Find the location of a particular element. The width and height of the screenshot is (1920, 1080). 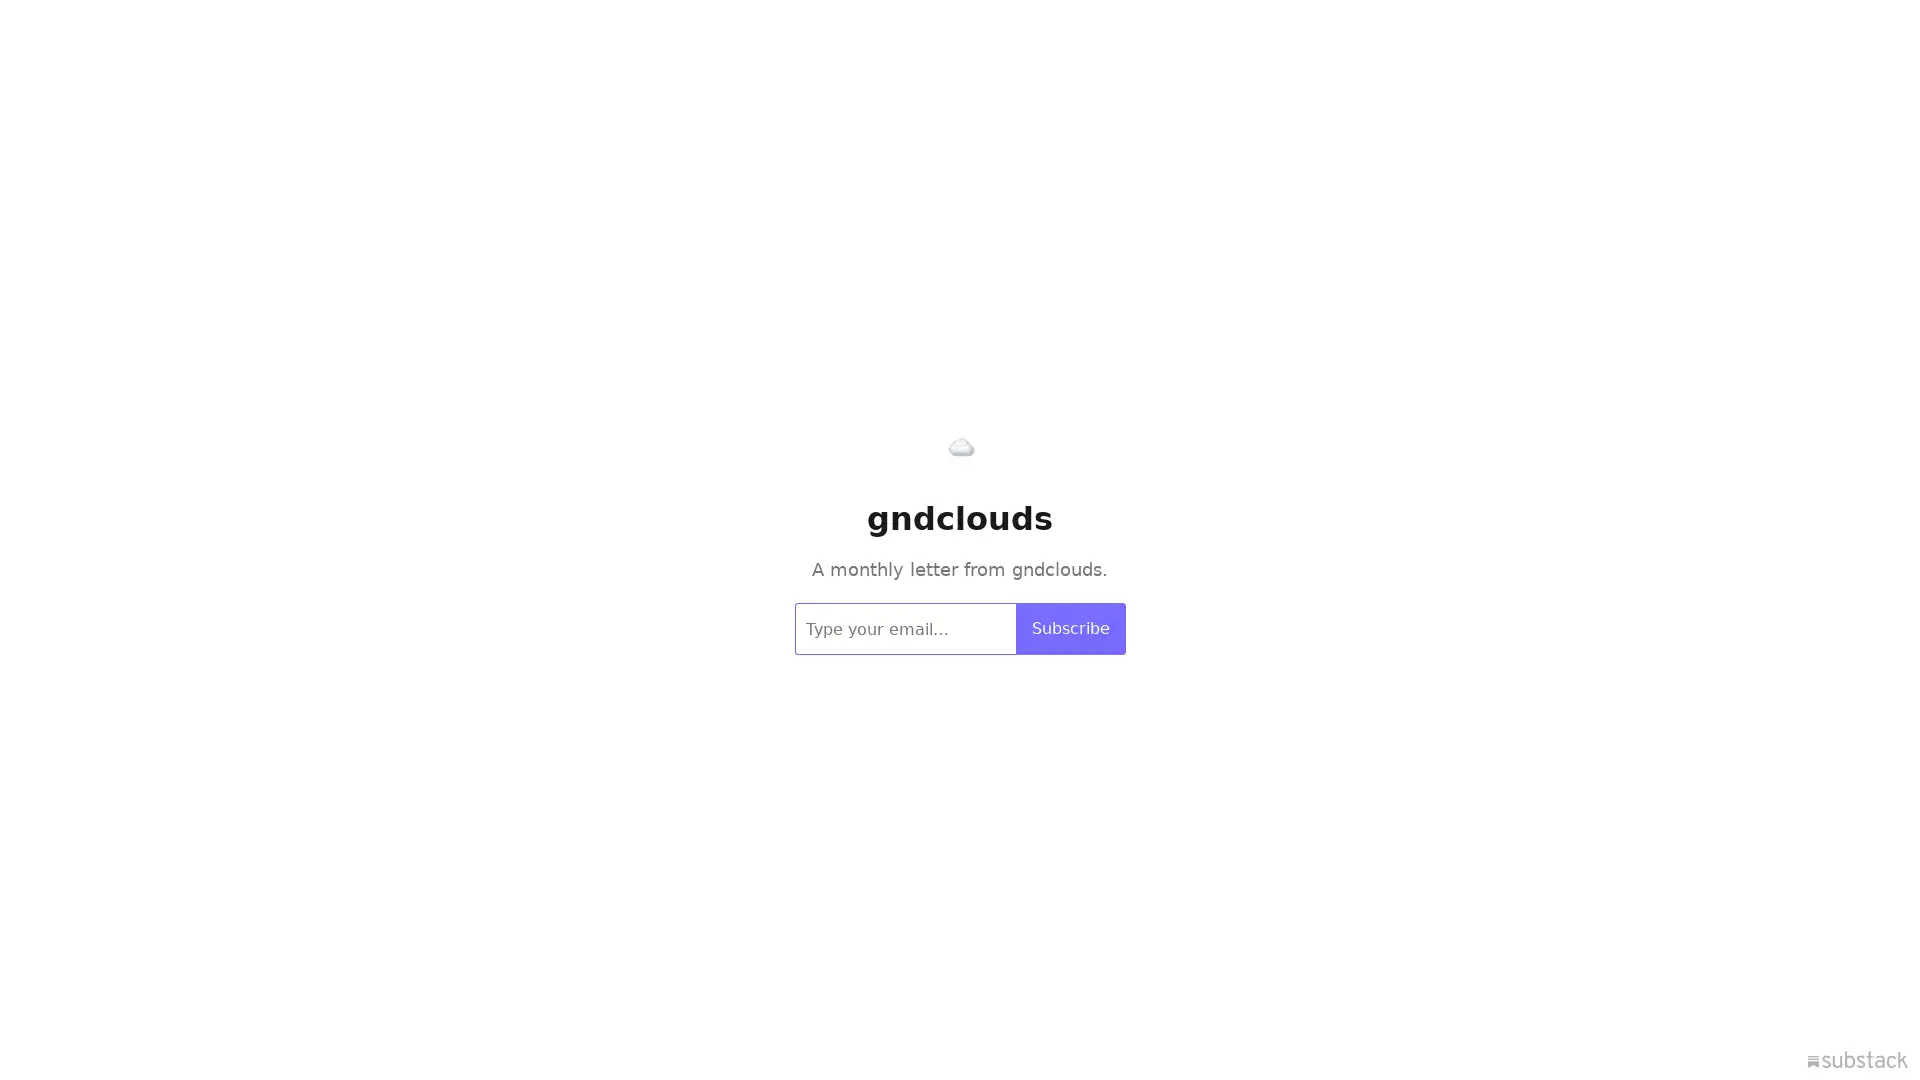

Subscribe is located at coordinates (1069, 627).